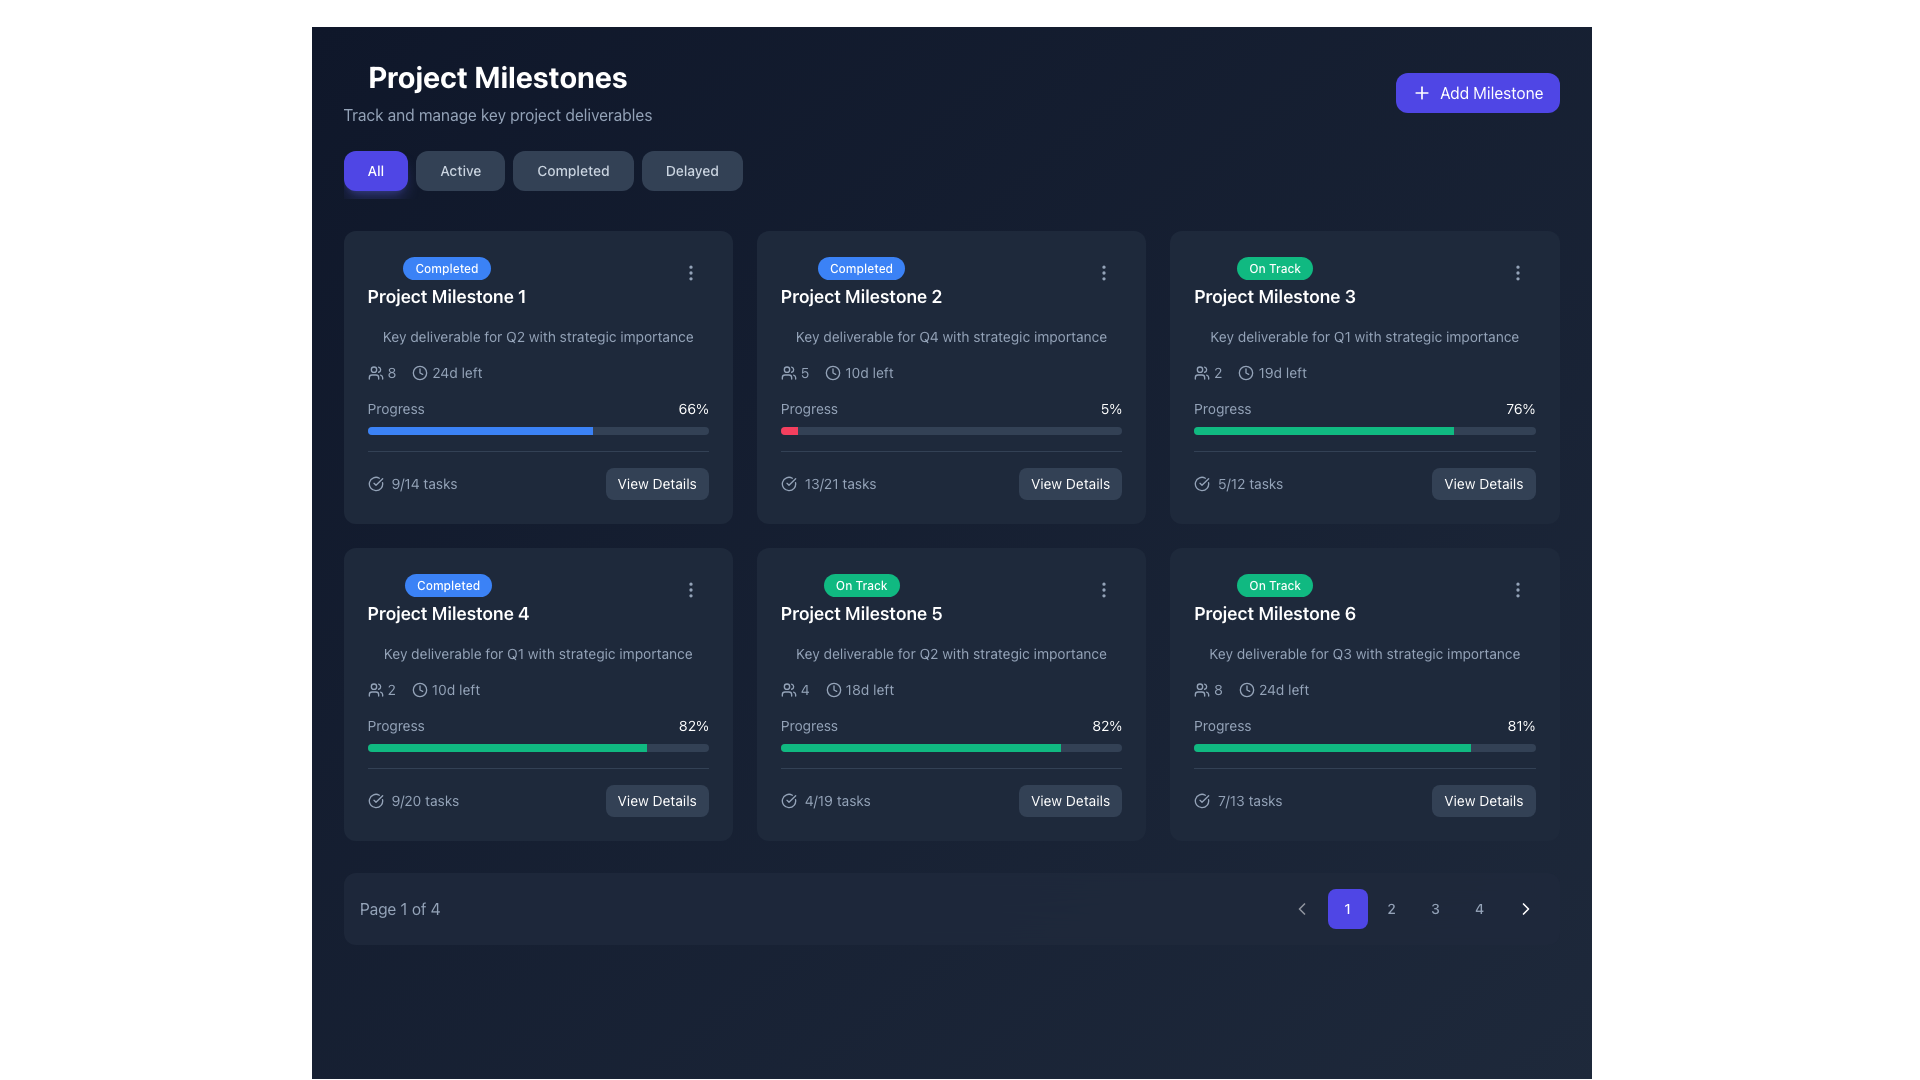 The height and width of the screenshot is (1080, 1920). Describe the element at coordinates (950, 335) in the screenshot. I see `the Text label that provides additional descriptive information about the milestone for Q4, located in the second column of the first row beneath the 'Completed' badge and project title 'Project Milestone 2'` at that location.